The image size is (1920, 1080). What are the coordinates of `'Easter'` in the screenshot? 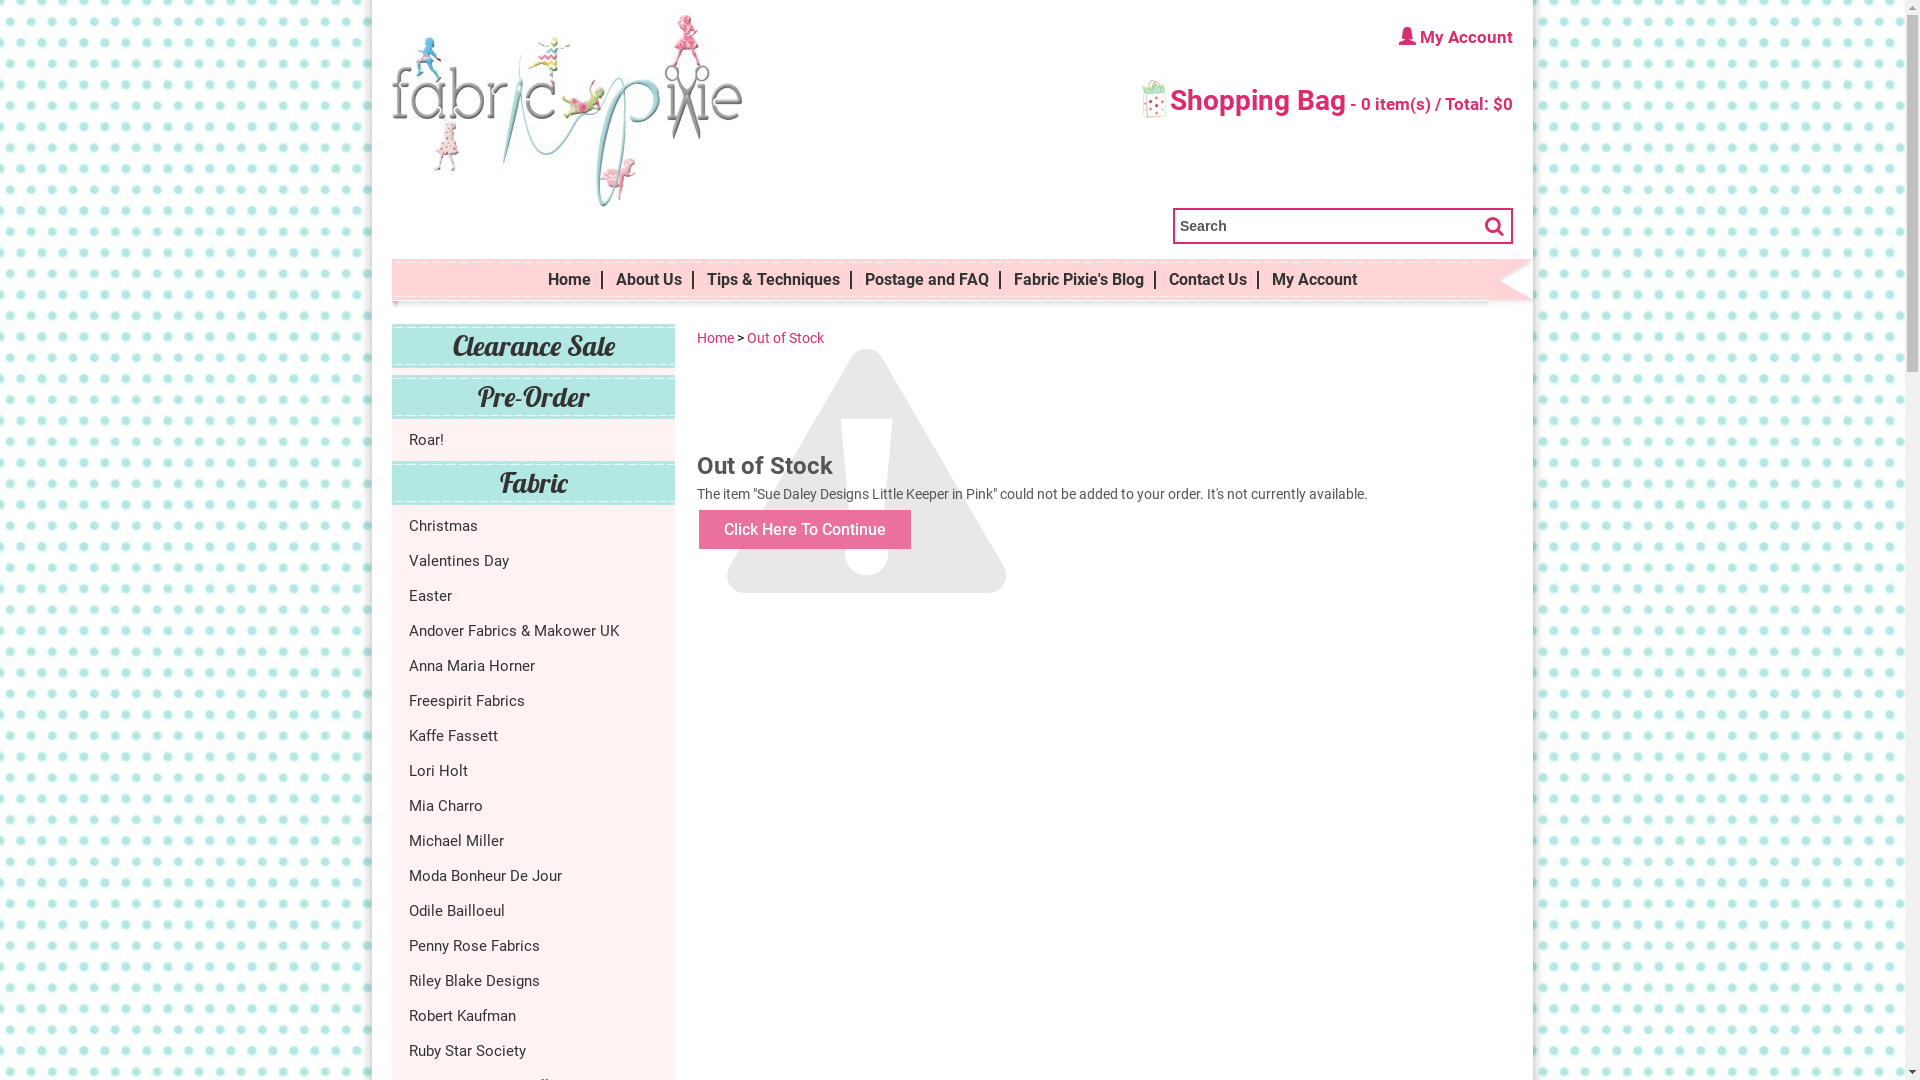 It's located at (407, 595).